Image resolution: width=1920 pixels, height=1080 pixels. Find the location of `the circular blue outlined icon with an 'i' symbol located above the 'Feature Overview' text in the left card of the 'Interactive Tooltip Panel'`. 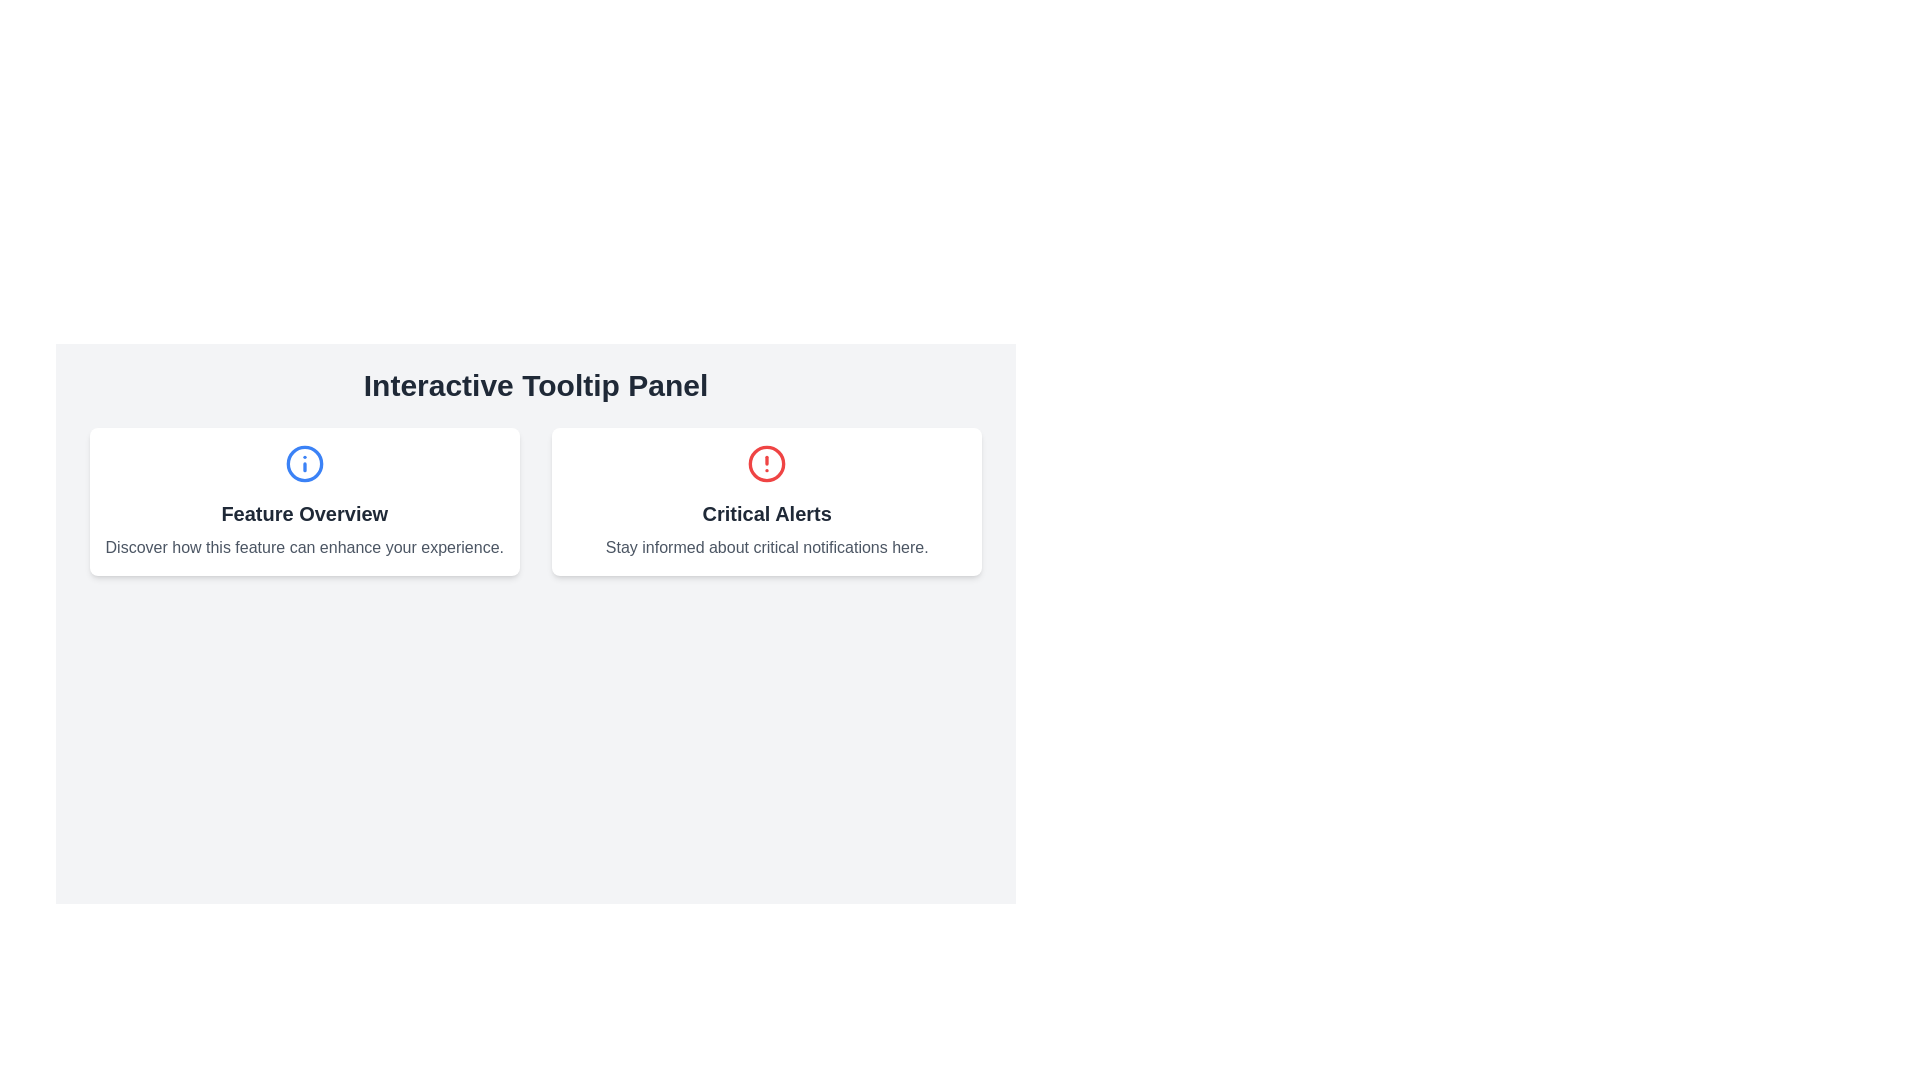

the circular blue outlined icon with an 'i' symbol located above the 'Feature Overview' text in the left card of the 'Interactive Tooltip Panel' is located at coordinates (303, 463).